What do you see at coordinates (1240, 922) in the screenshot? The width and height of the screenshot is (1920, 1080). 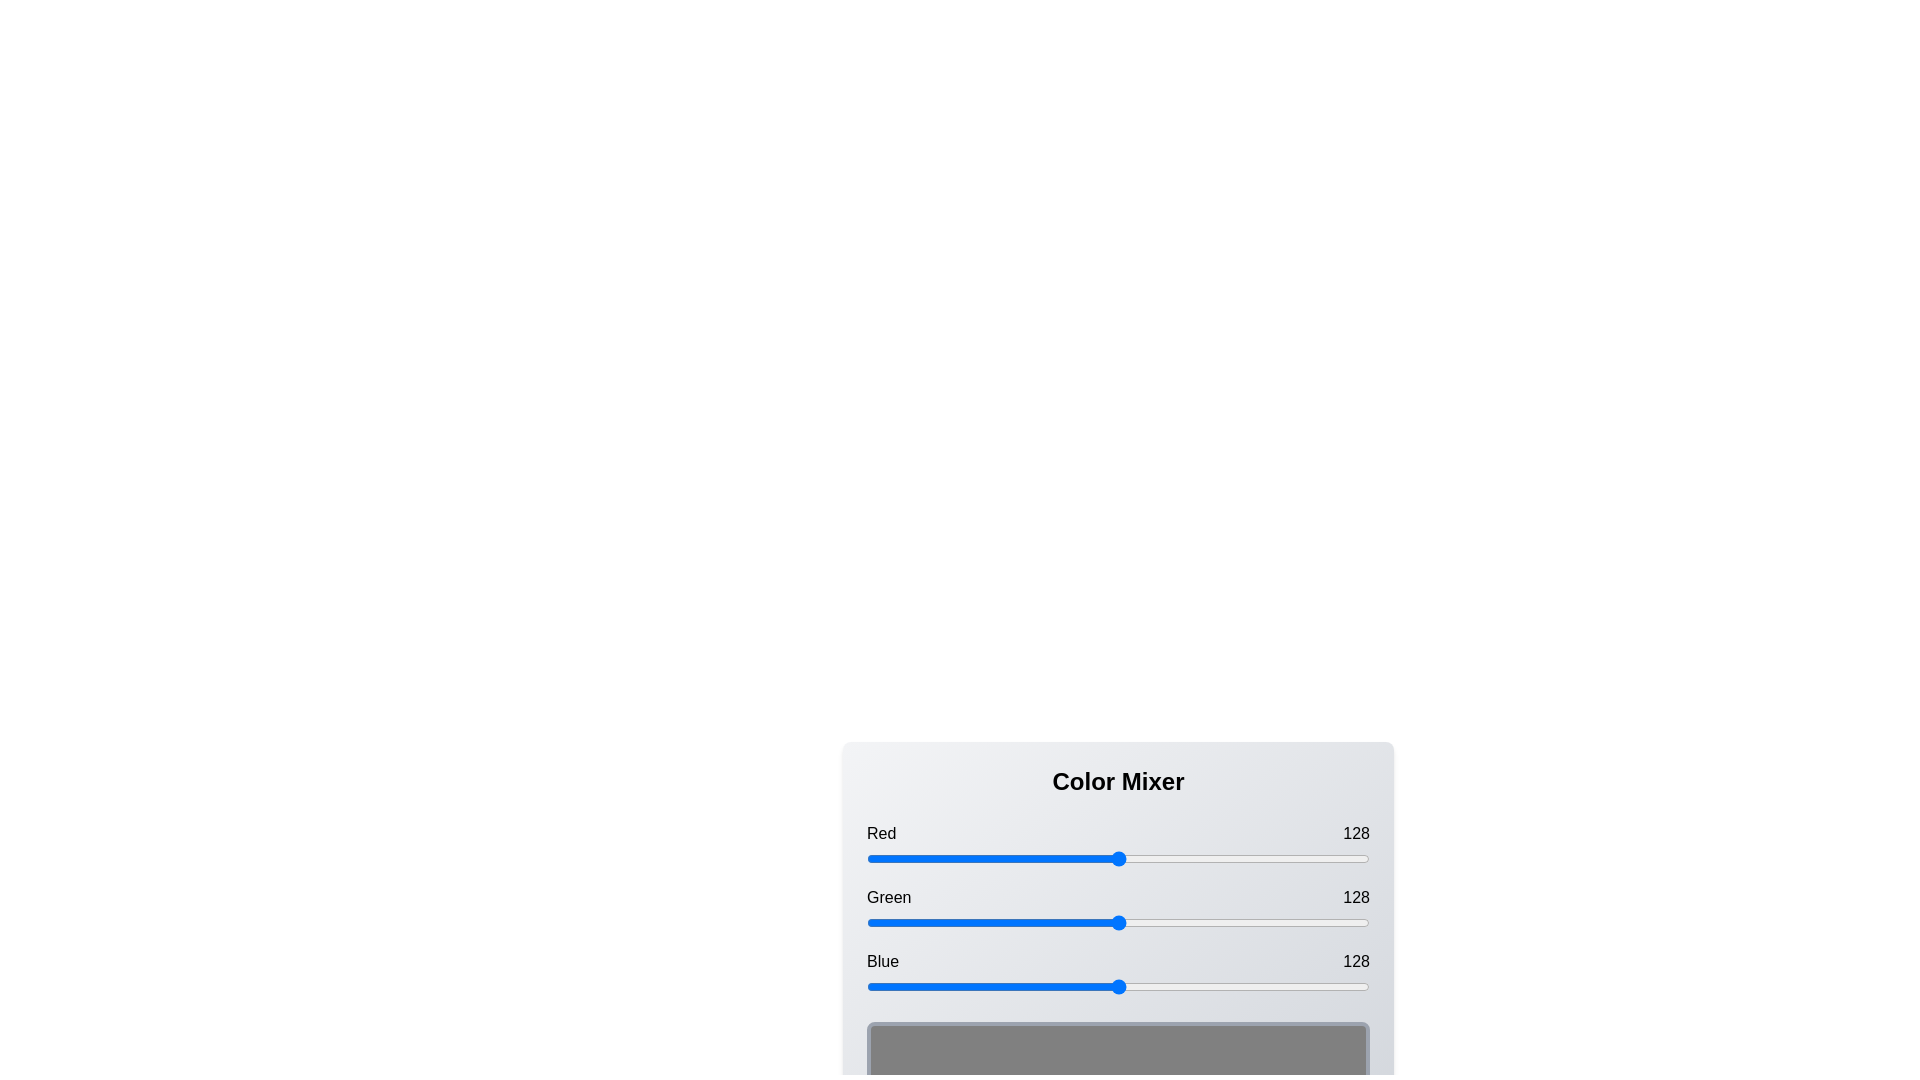 I see `the green slider to set its value to 190` at bounding box center [1240, 922].